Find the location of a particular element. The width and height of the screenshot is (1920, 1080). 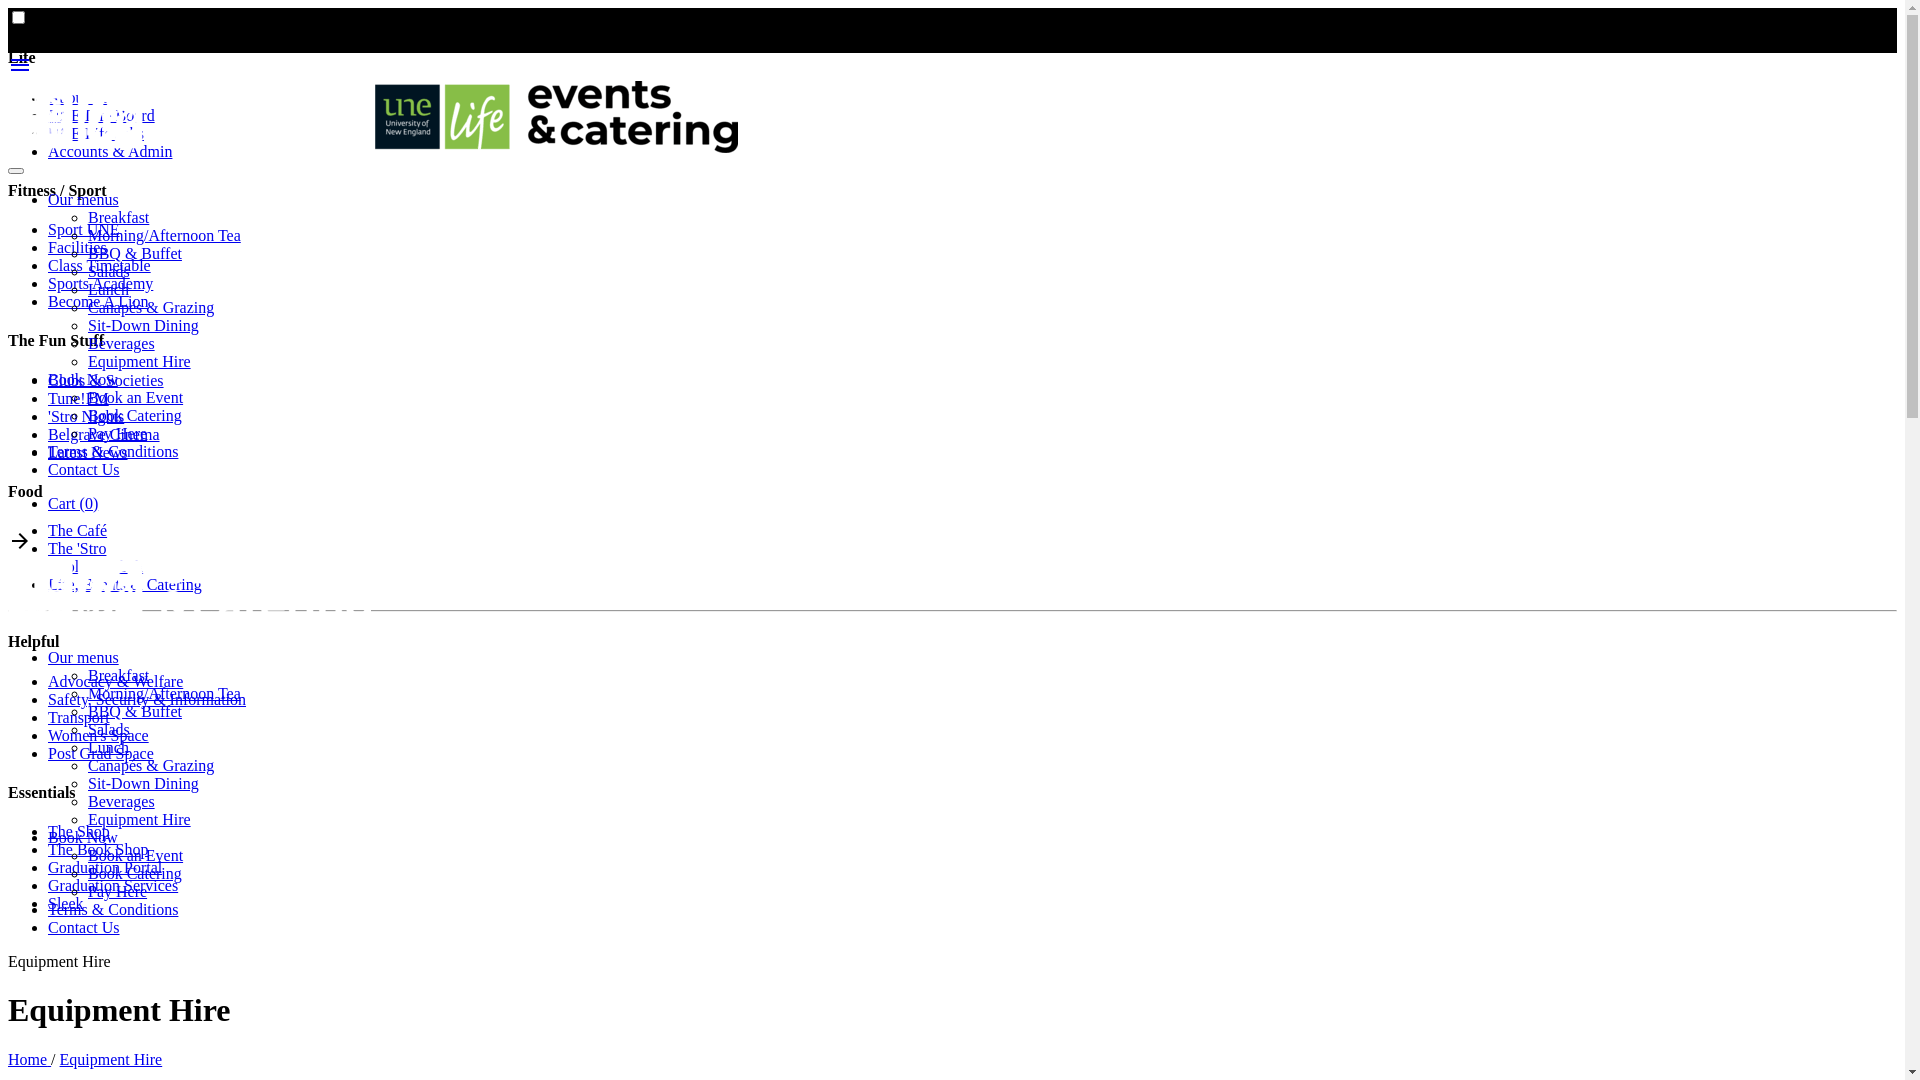

'The Book Shop' is located at coordinates (96, 849).